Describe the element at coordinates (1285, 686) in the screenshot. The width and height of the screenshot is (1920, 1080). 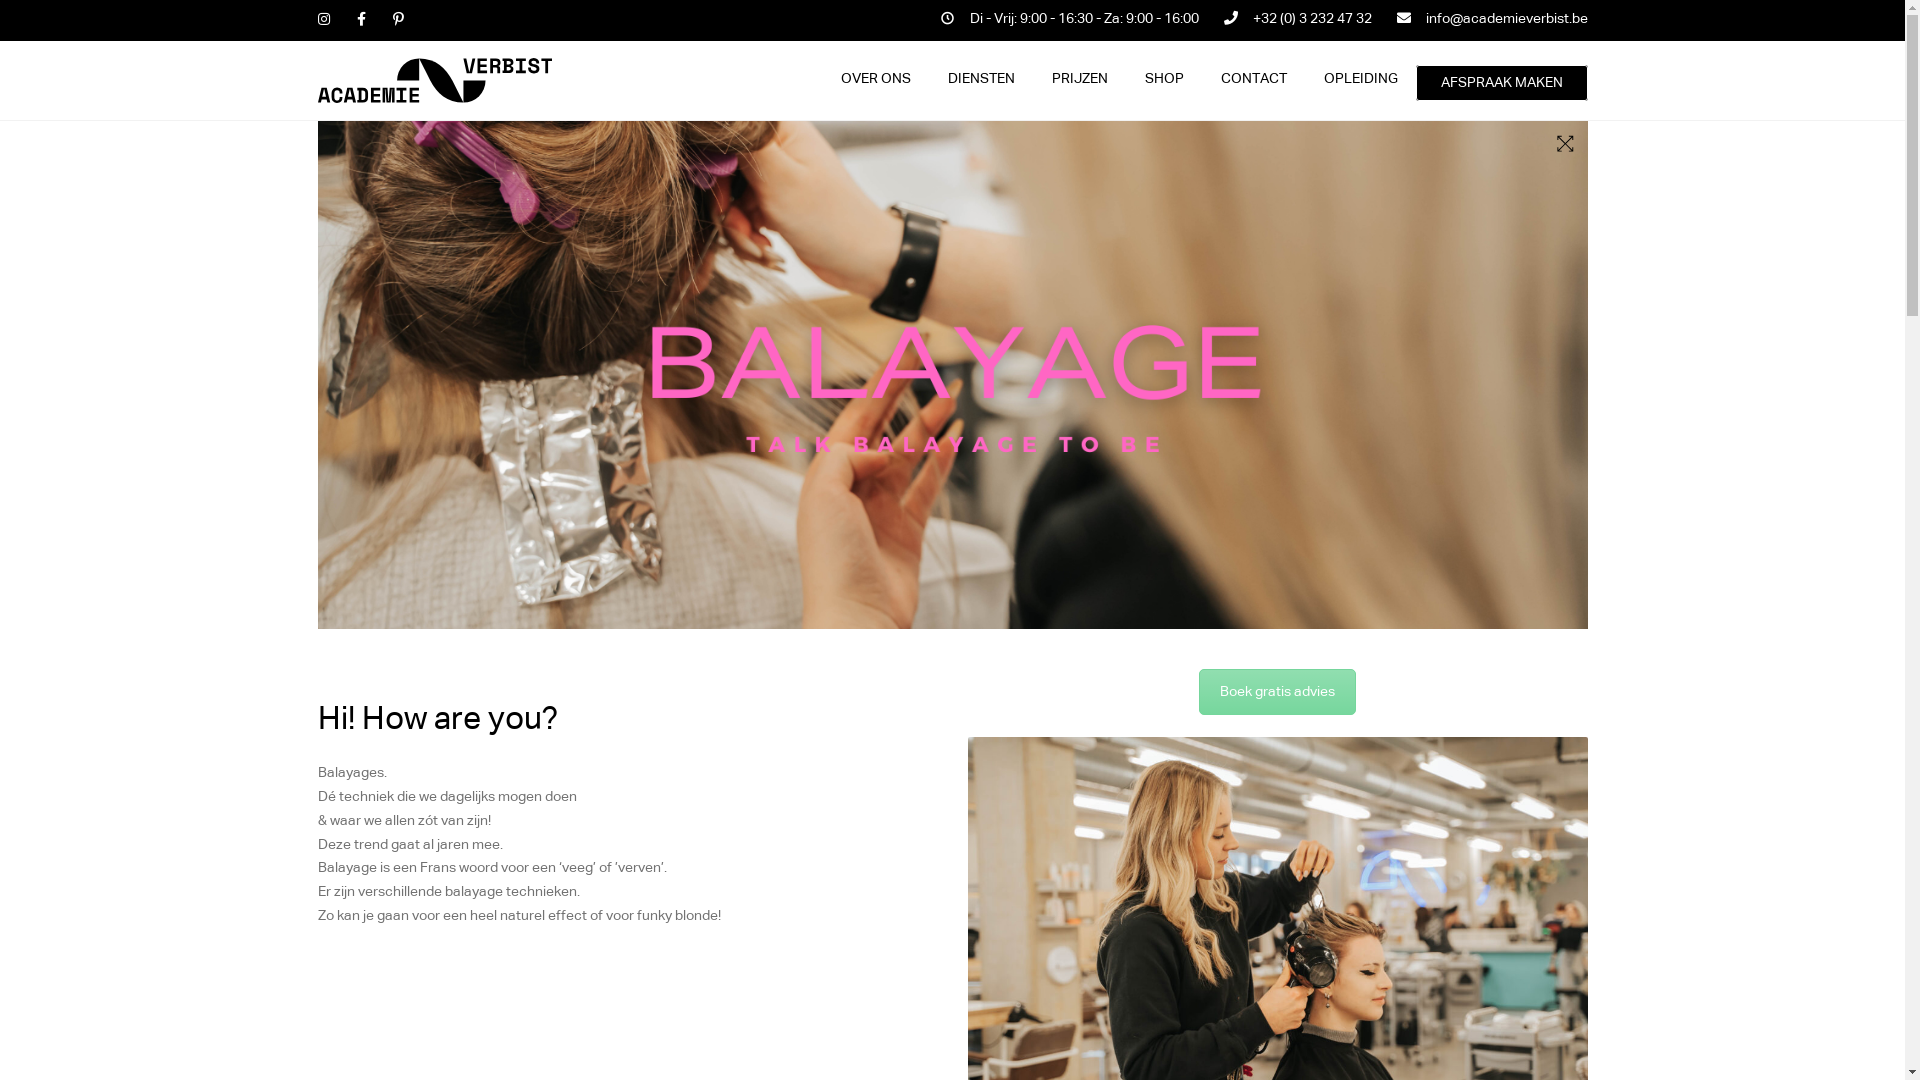
I see `'Falconplein 30, 2000 Antwerpen'` at that location.